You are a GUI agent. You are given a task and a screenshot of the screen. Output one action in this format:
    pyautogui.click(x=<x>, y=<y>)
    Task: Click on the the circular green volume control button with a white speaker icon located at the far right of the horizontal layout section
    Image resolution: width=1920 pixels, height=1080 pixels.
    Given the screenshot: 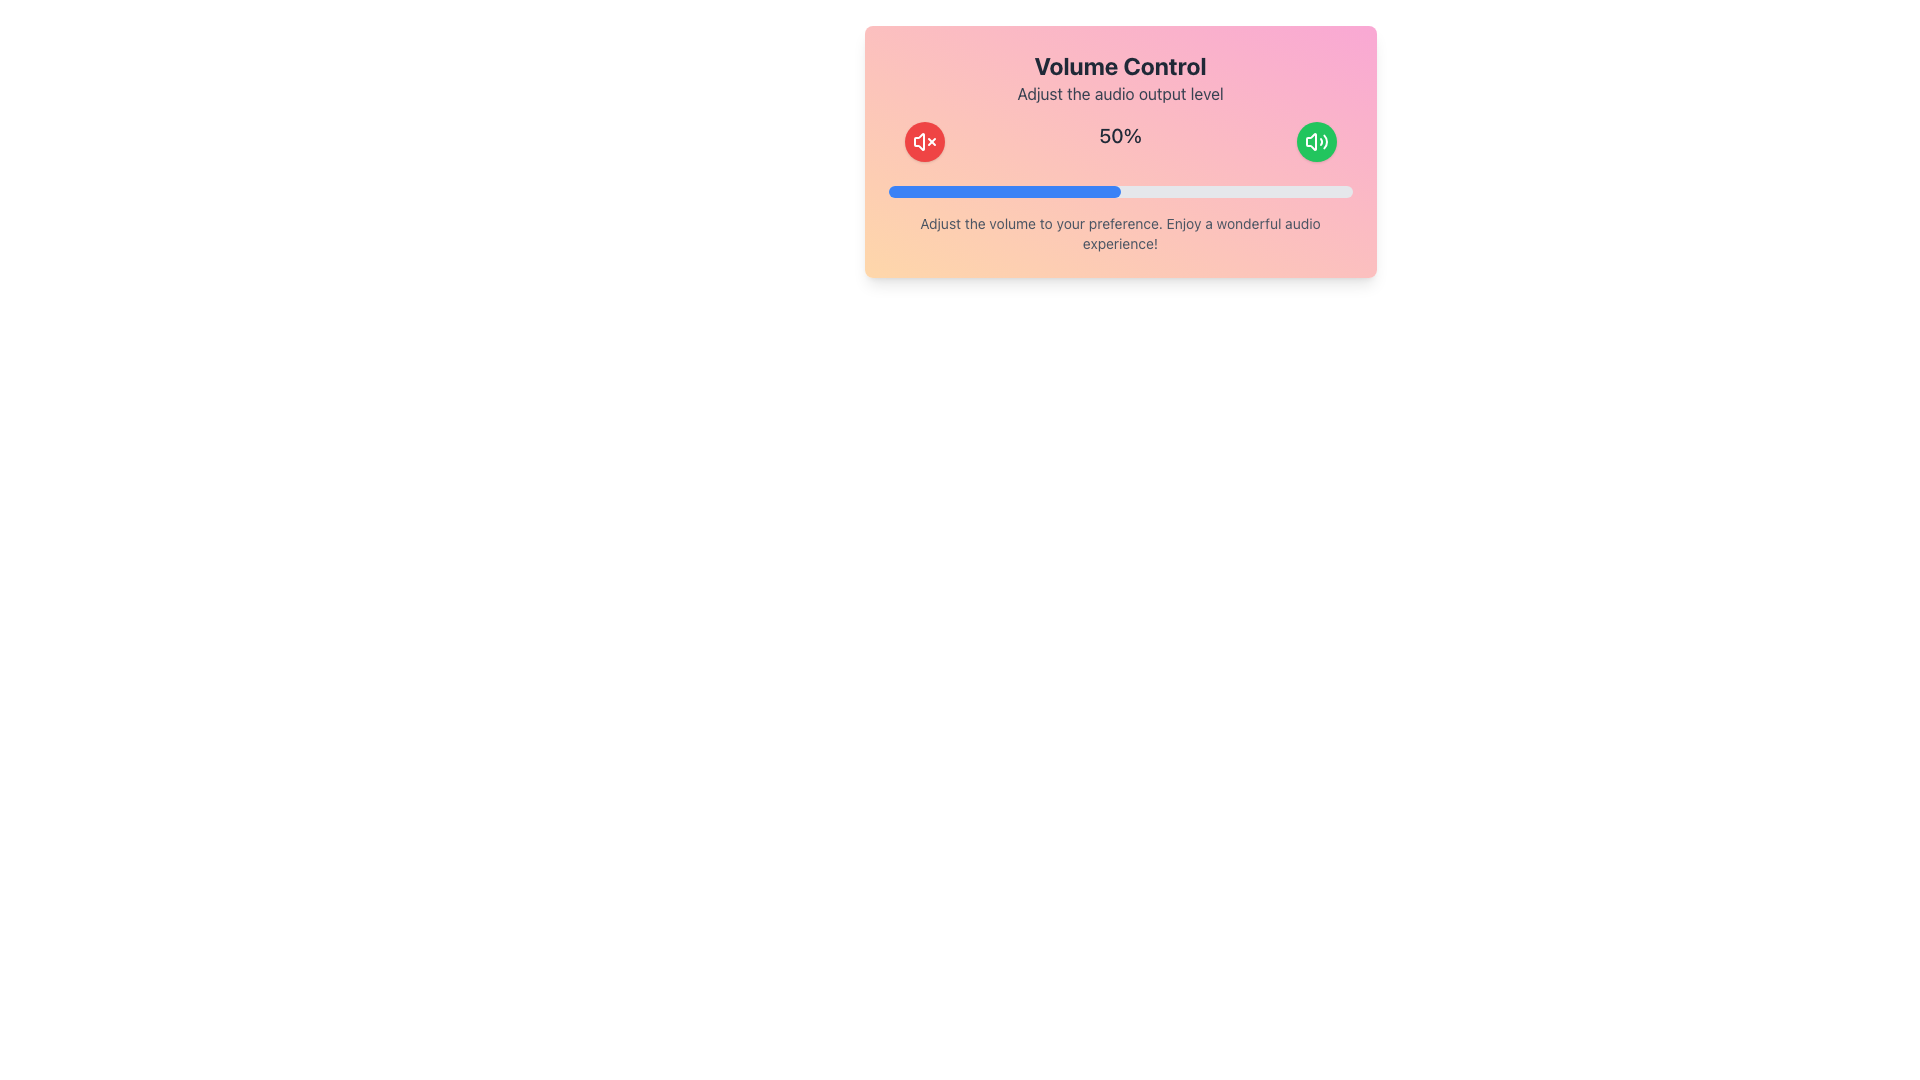 What is the action you would take?
    pyautogui.click(x=1316, y=141)
    